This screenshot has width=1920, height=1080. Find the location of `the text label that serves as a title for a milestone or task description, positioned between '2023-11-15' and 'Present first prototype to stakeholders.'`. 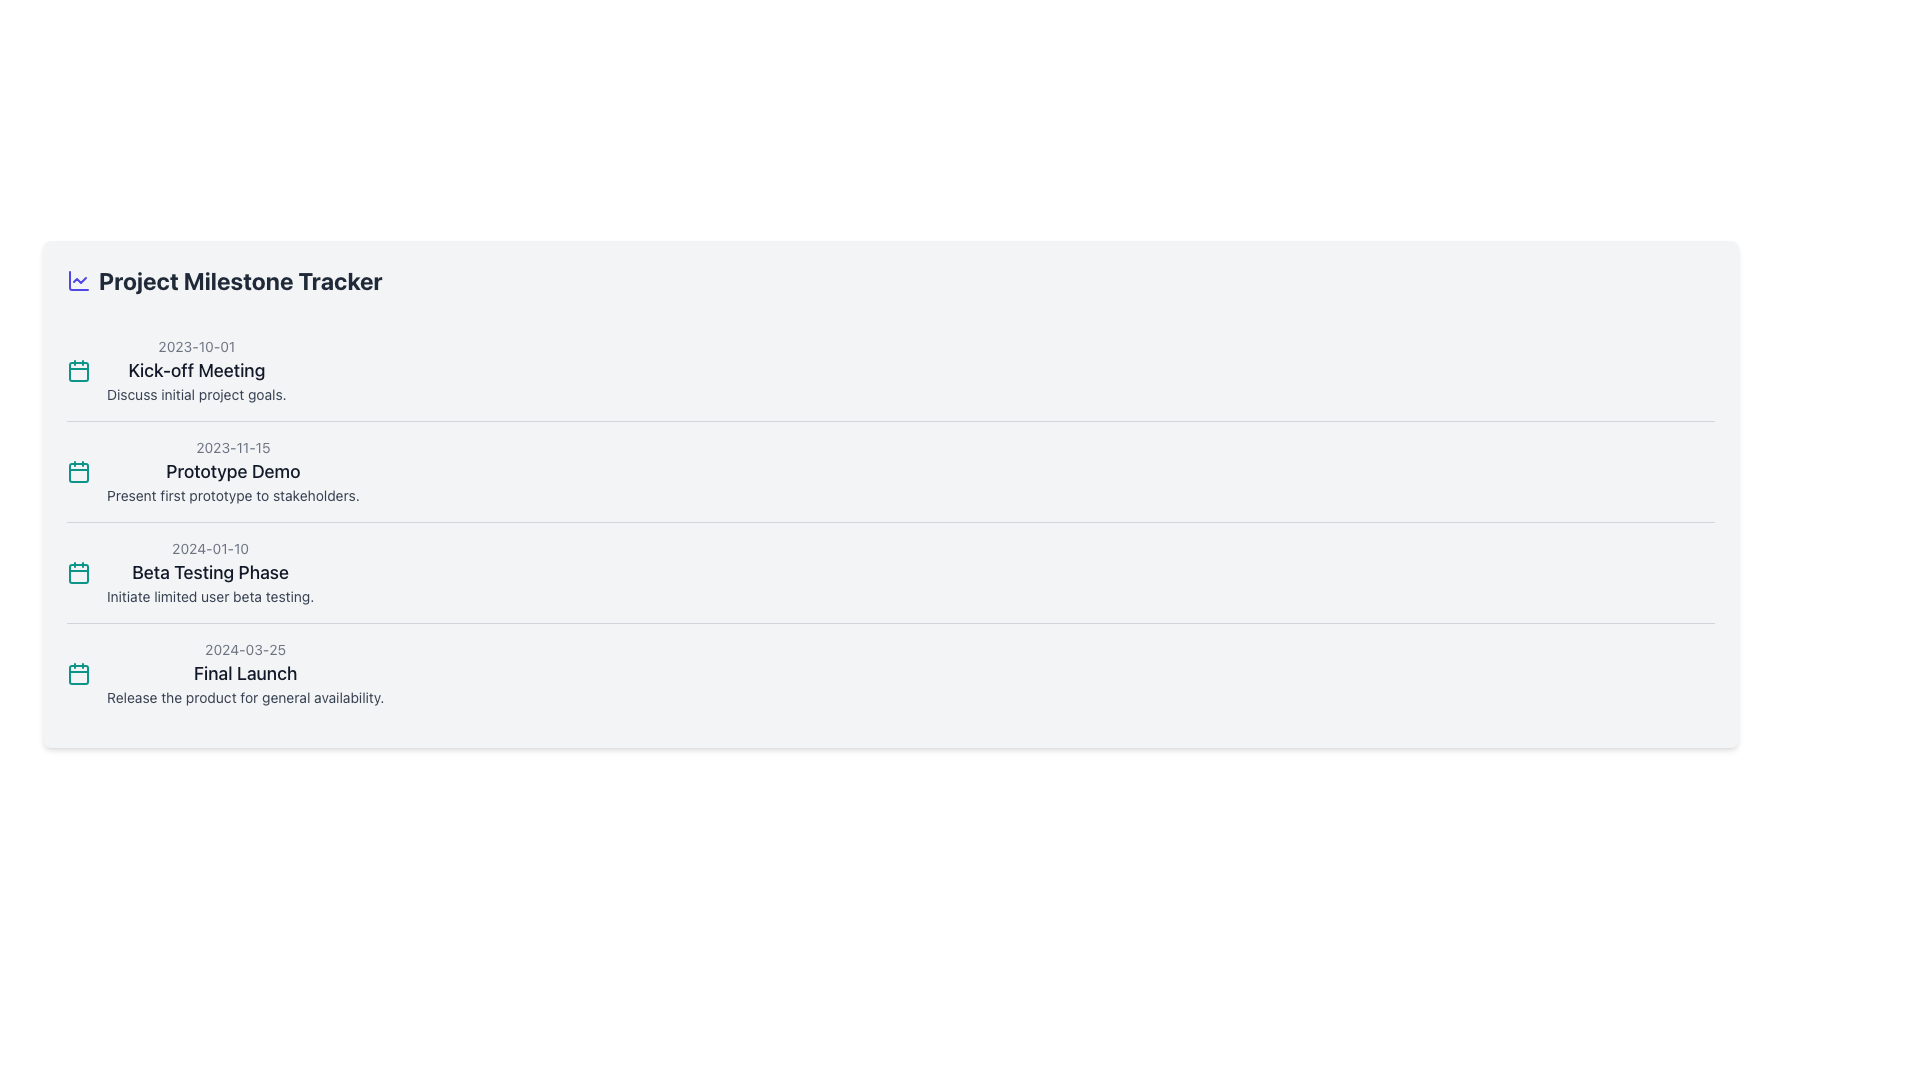

the text label that serves as a title for a milestone or task description, positioned between '2023-11-15' and 'Present first prototype to stakeholders.' is located at coordinates (233, 471).